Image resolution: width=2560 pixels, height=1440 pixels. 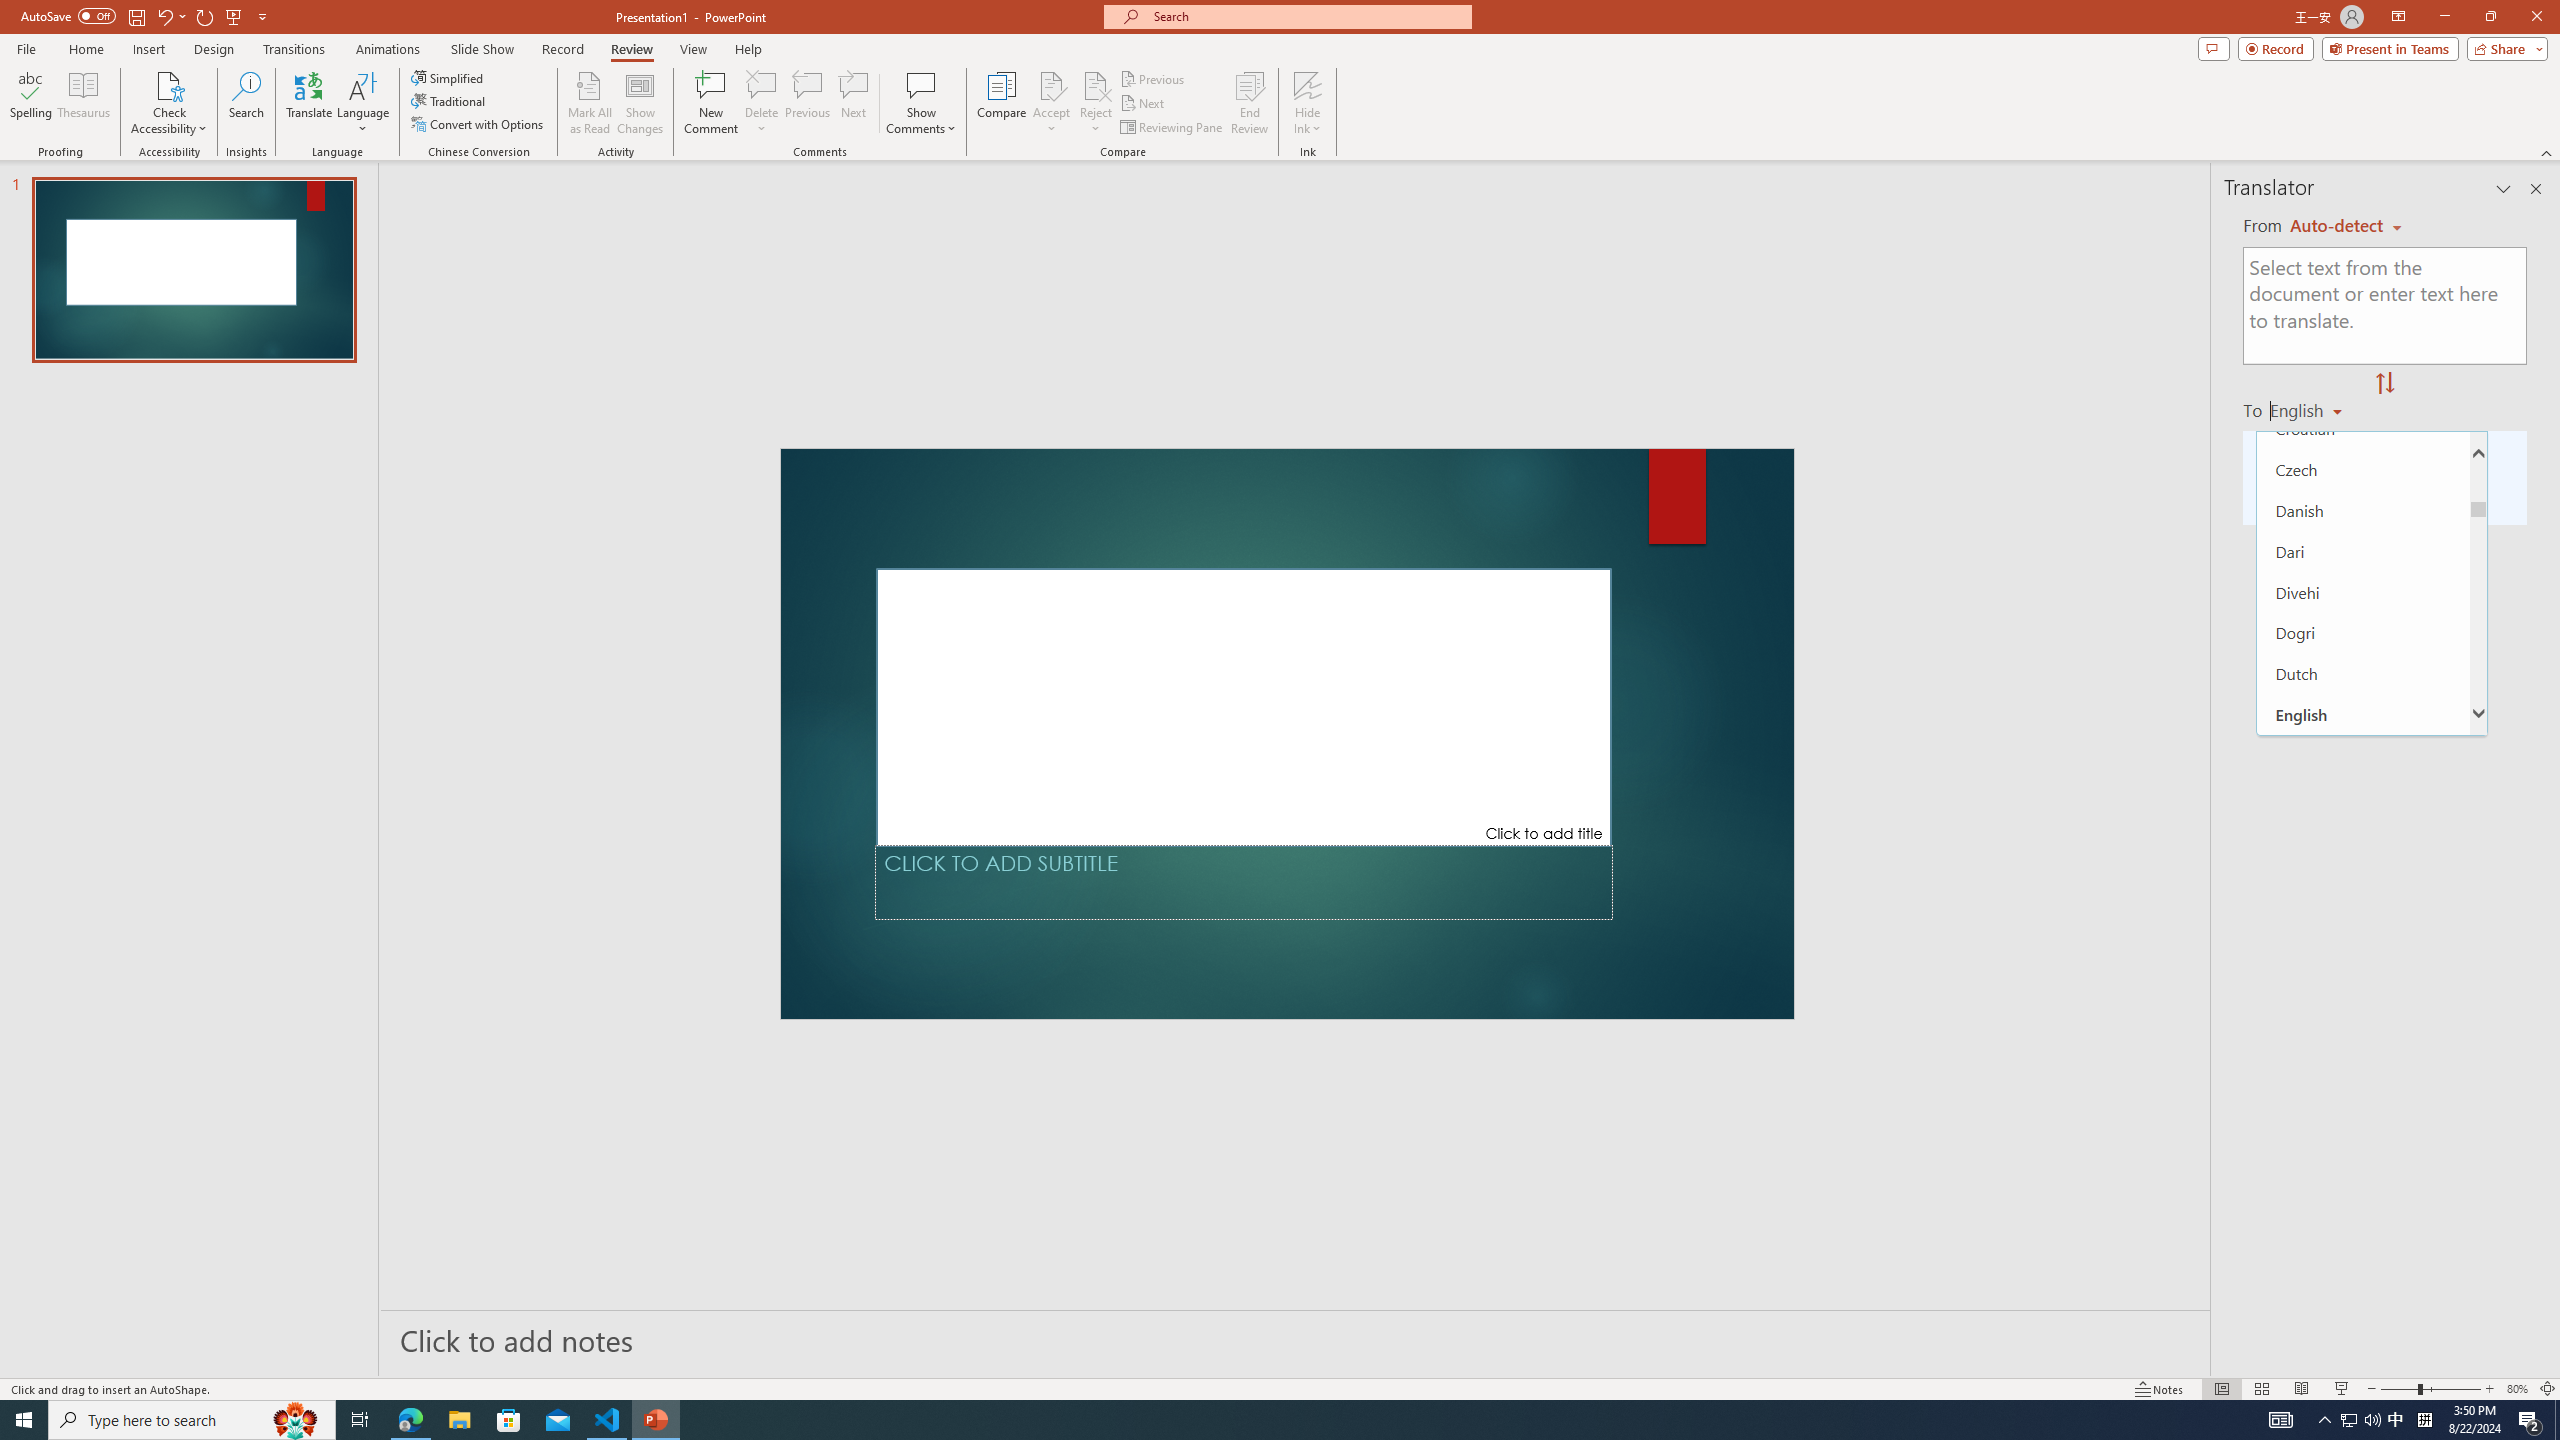 I want to click on 'Hide Ink', so click(x=1308, y=84).